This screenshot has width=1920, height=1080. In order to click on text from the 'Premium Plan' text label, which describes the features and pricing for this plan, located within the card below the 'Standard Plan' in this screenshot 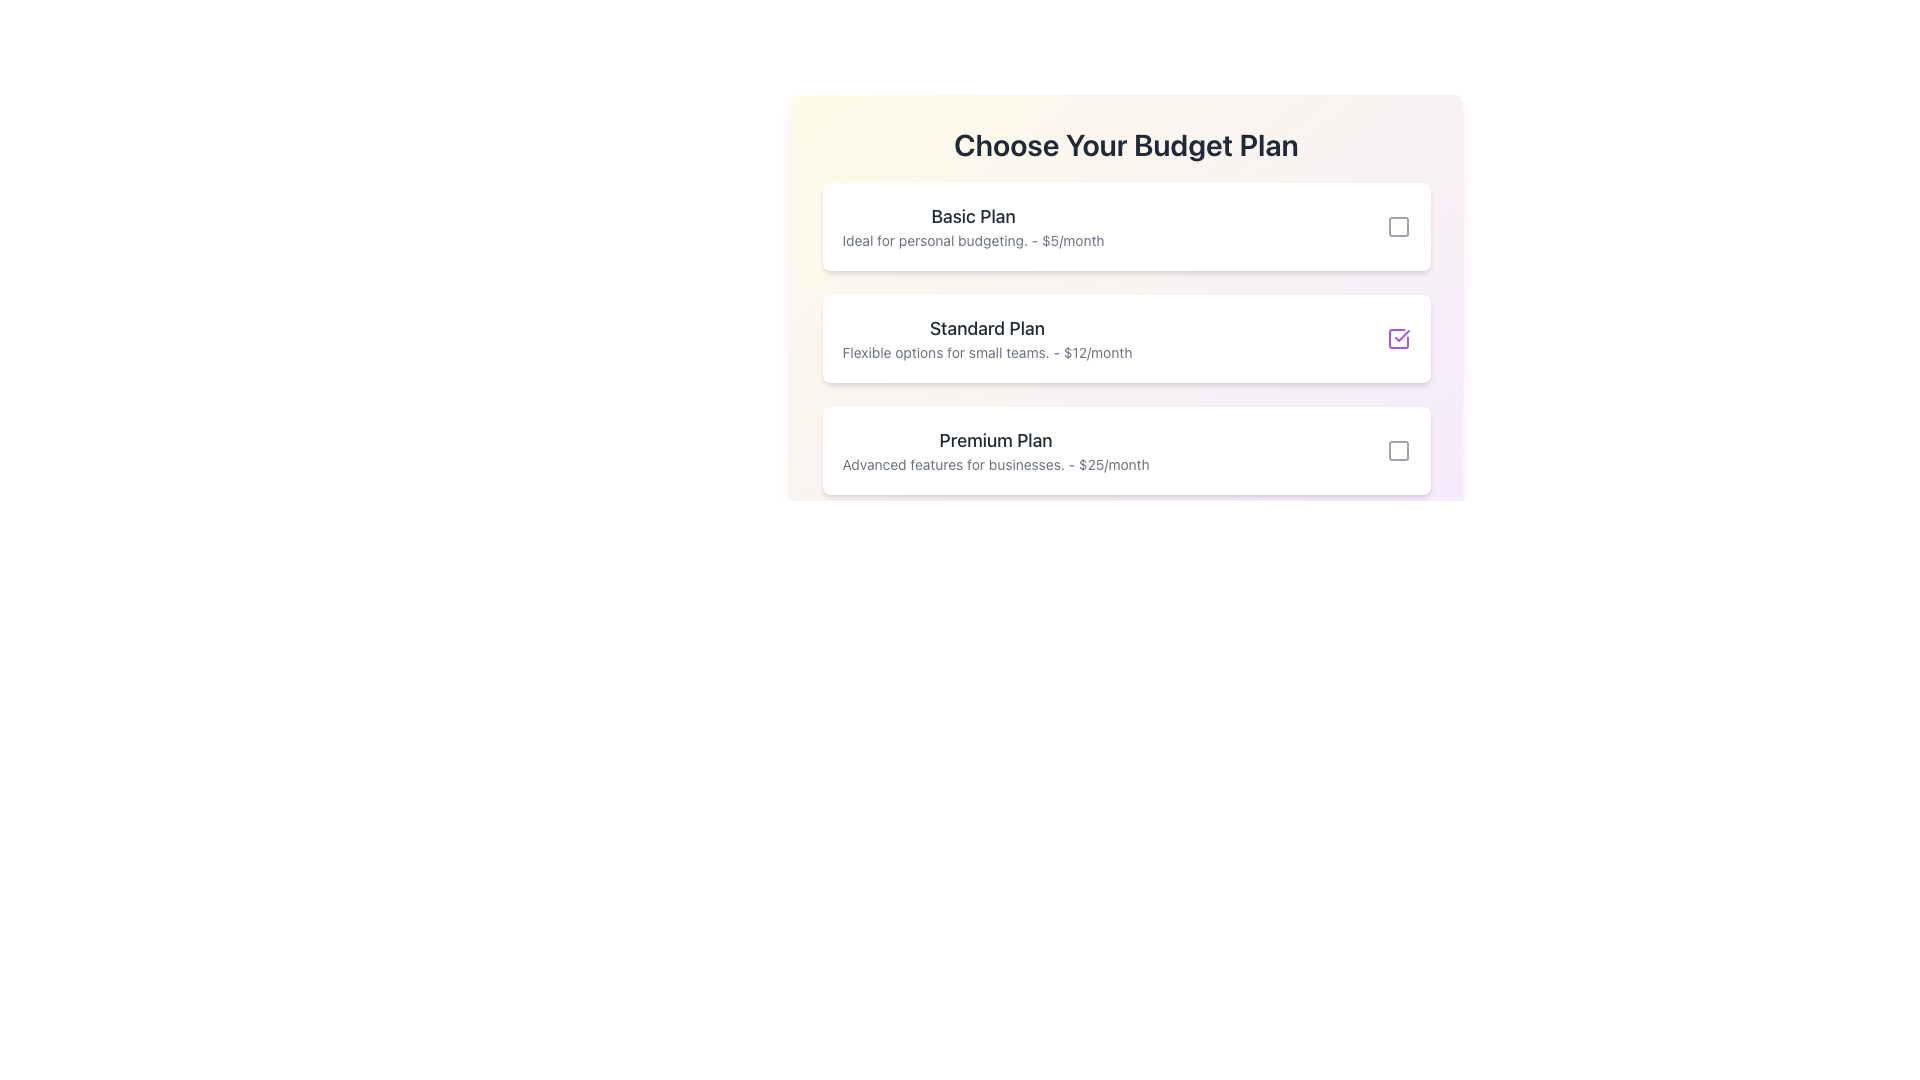, I will do `click(996, 465)`.